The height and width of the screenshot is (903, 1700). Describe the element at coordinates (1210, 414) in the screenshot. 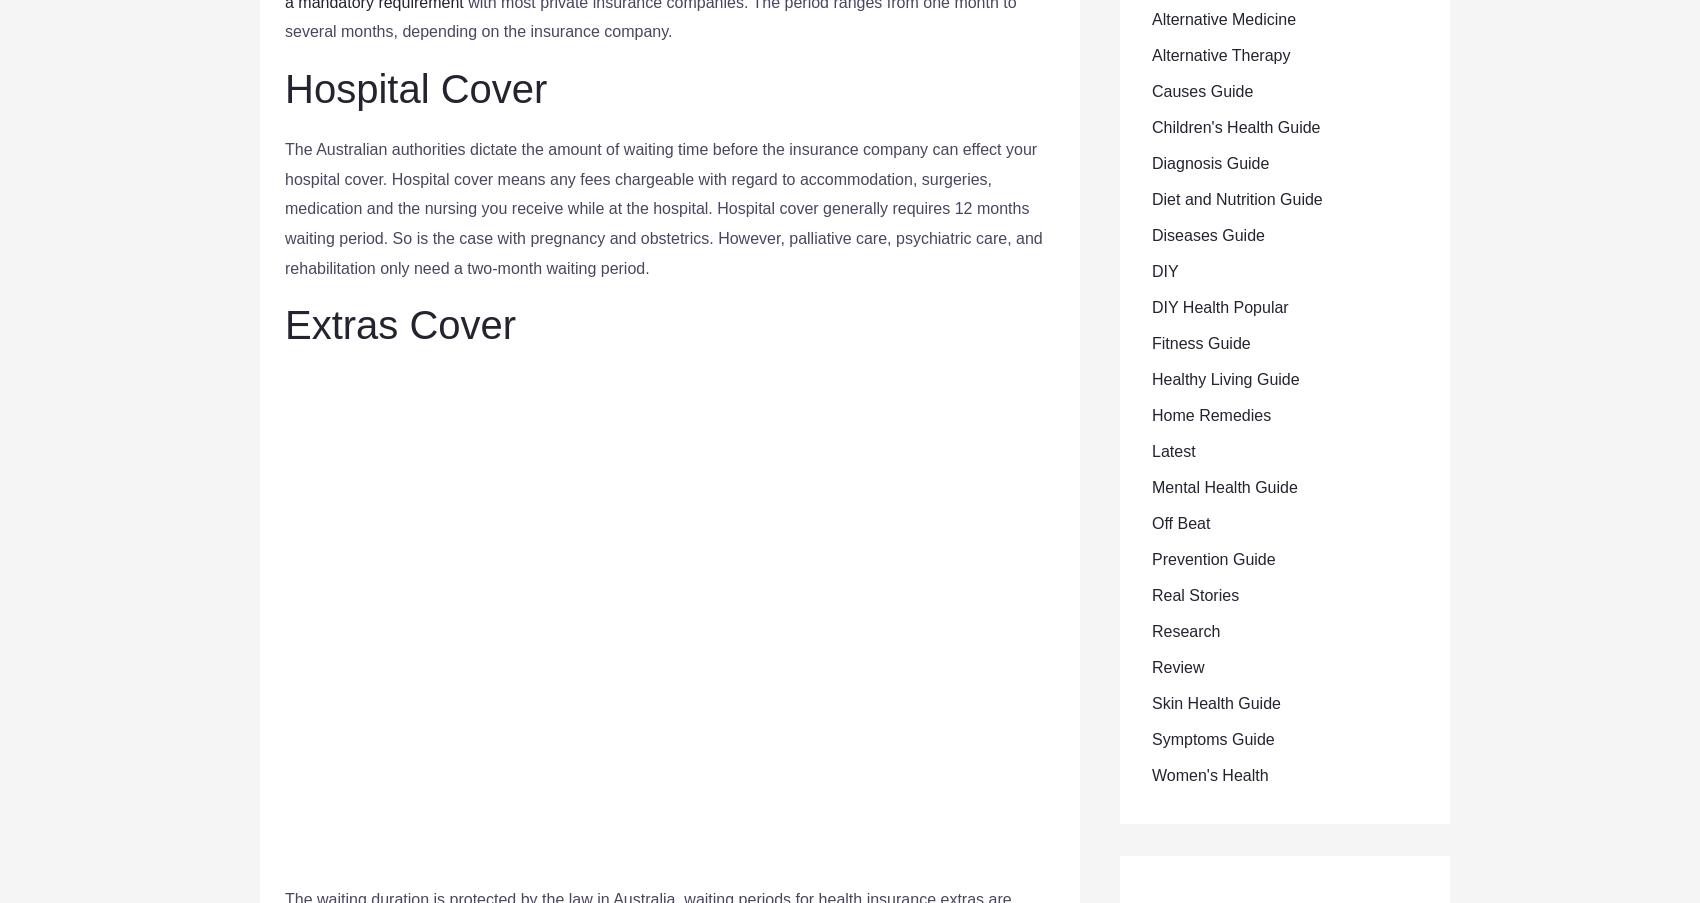

I see `'Home Remedies'` at that location.